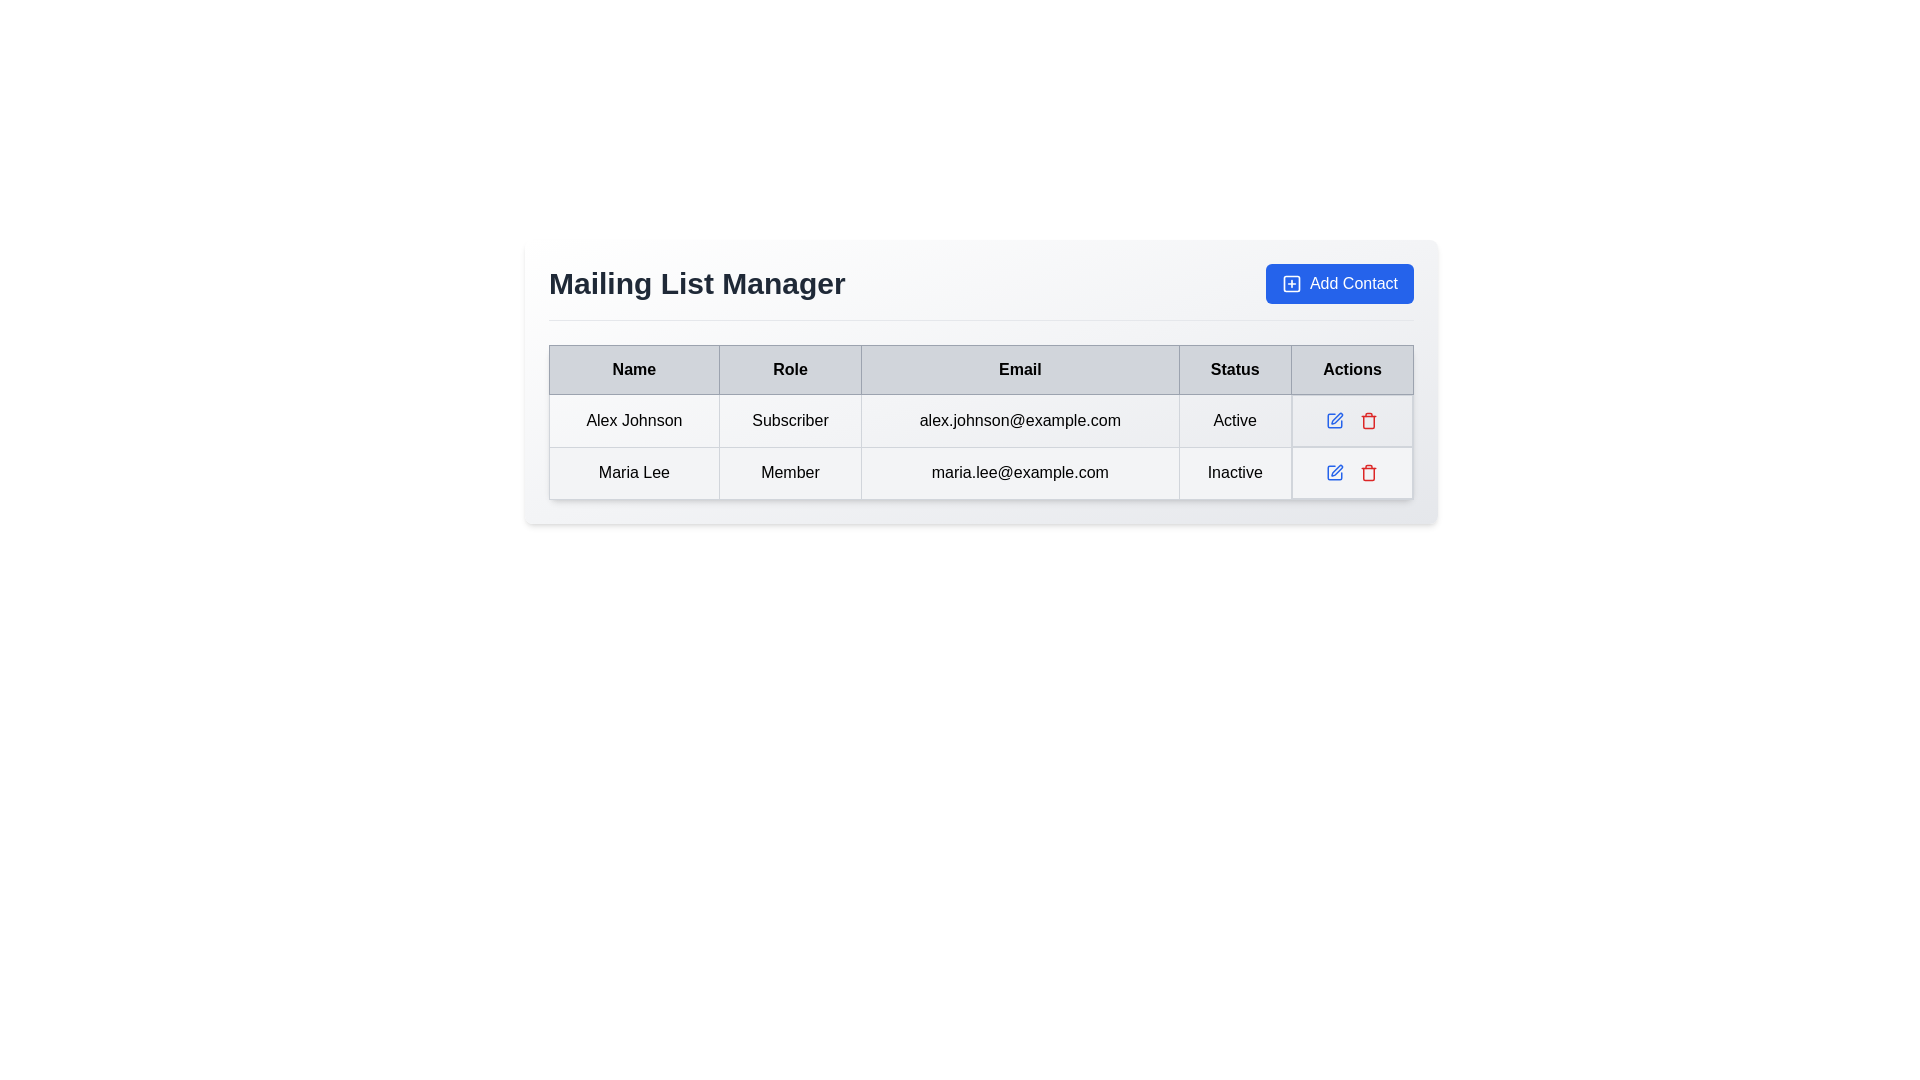 The height and width of the screenshot is (1080, 1920). What do you see at coordinates (1352, 419) in the screenshot?
I see `the delete icon located in the 'Actions' column of the row corresponding to 'Alex Johnson' to initiate a delete action` at bounding box center [1352, 419].